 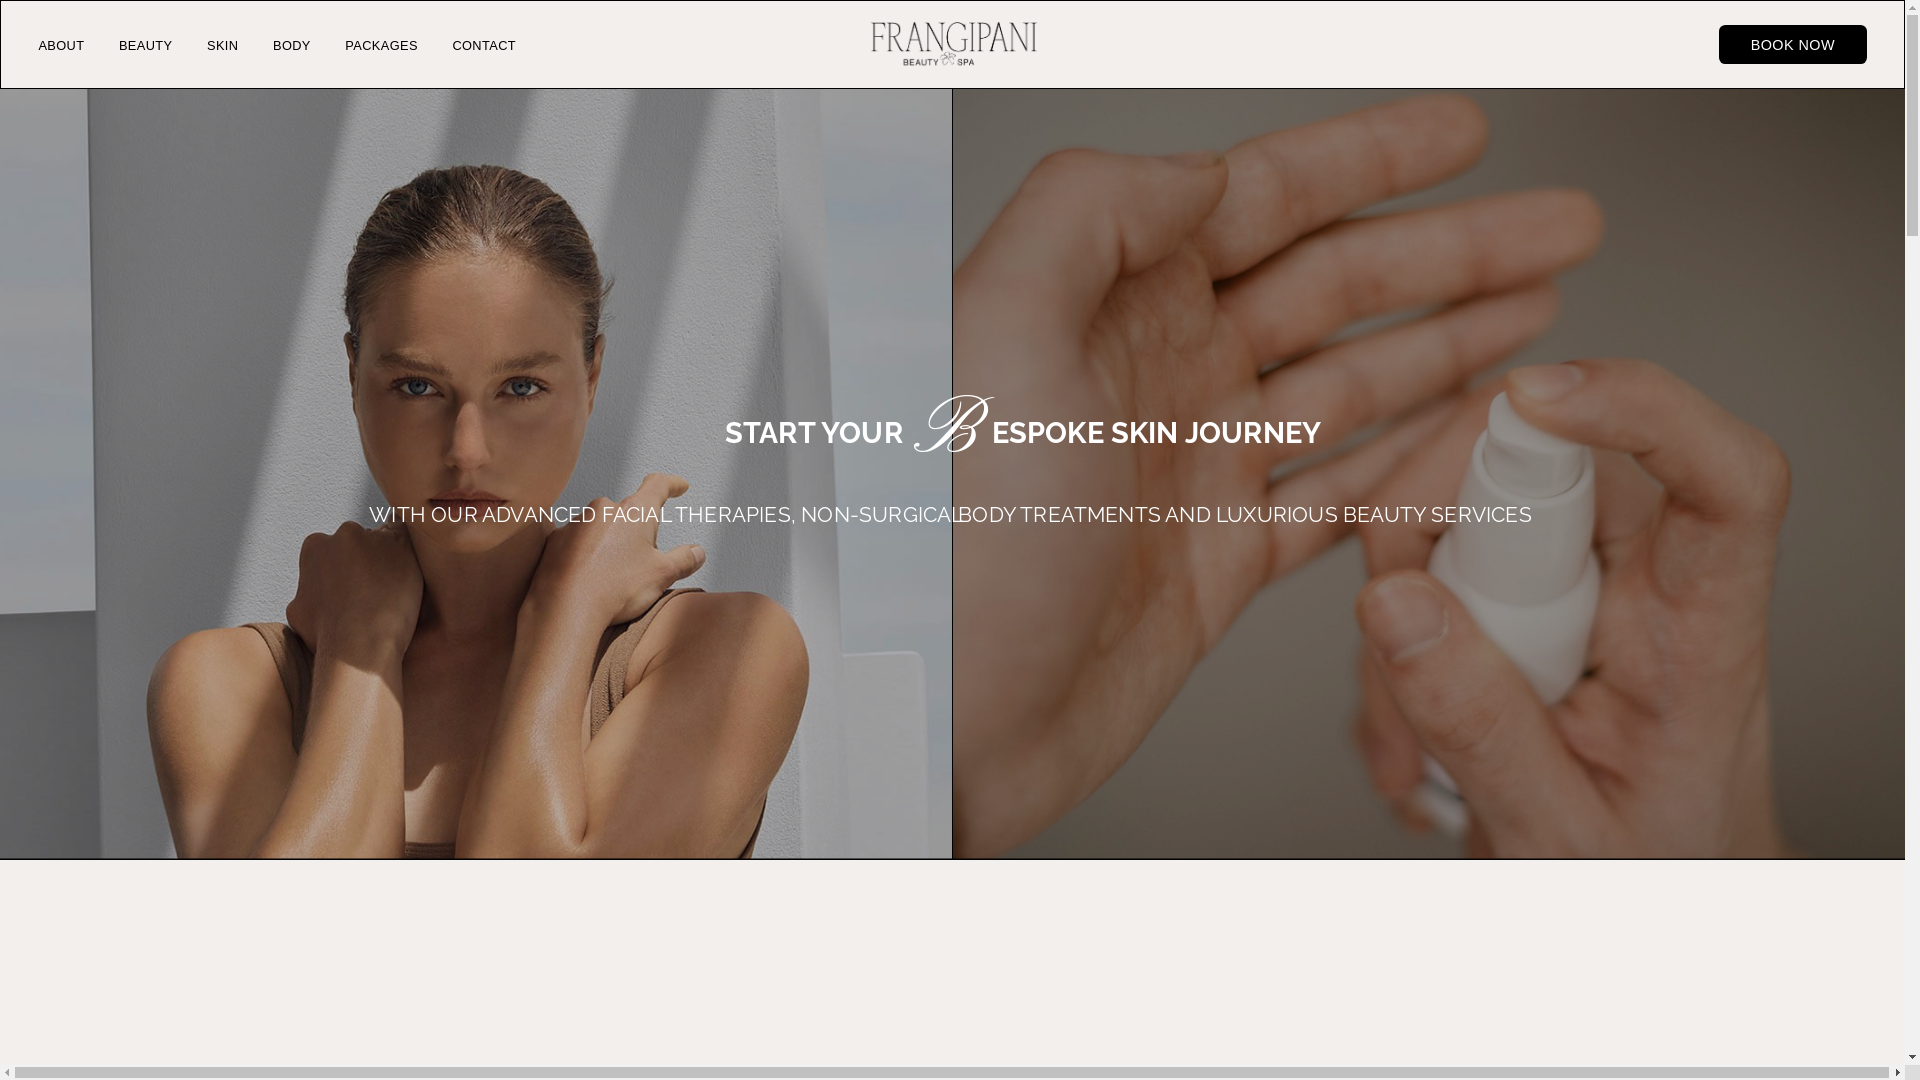 I want to click on 'CONTACT', so click(x=484, y=45).